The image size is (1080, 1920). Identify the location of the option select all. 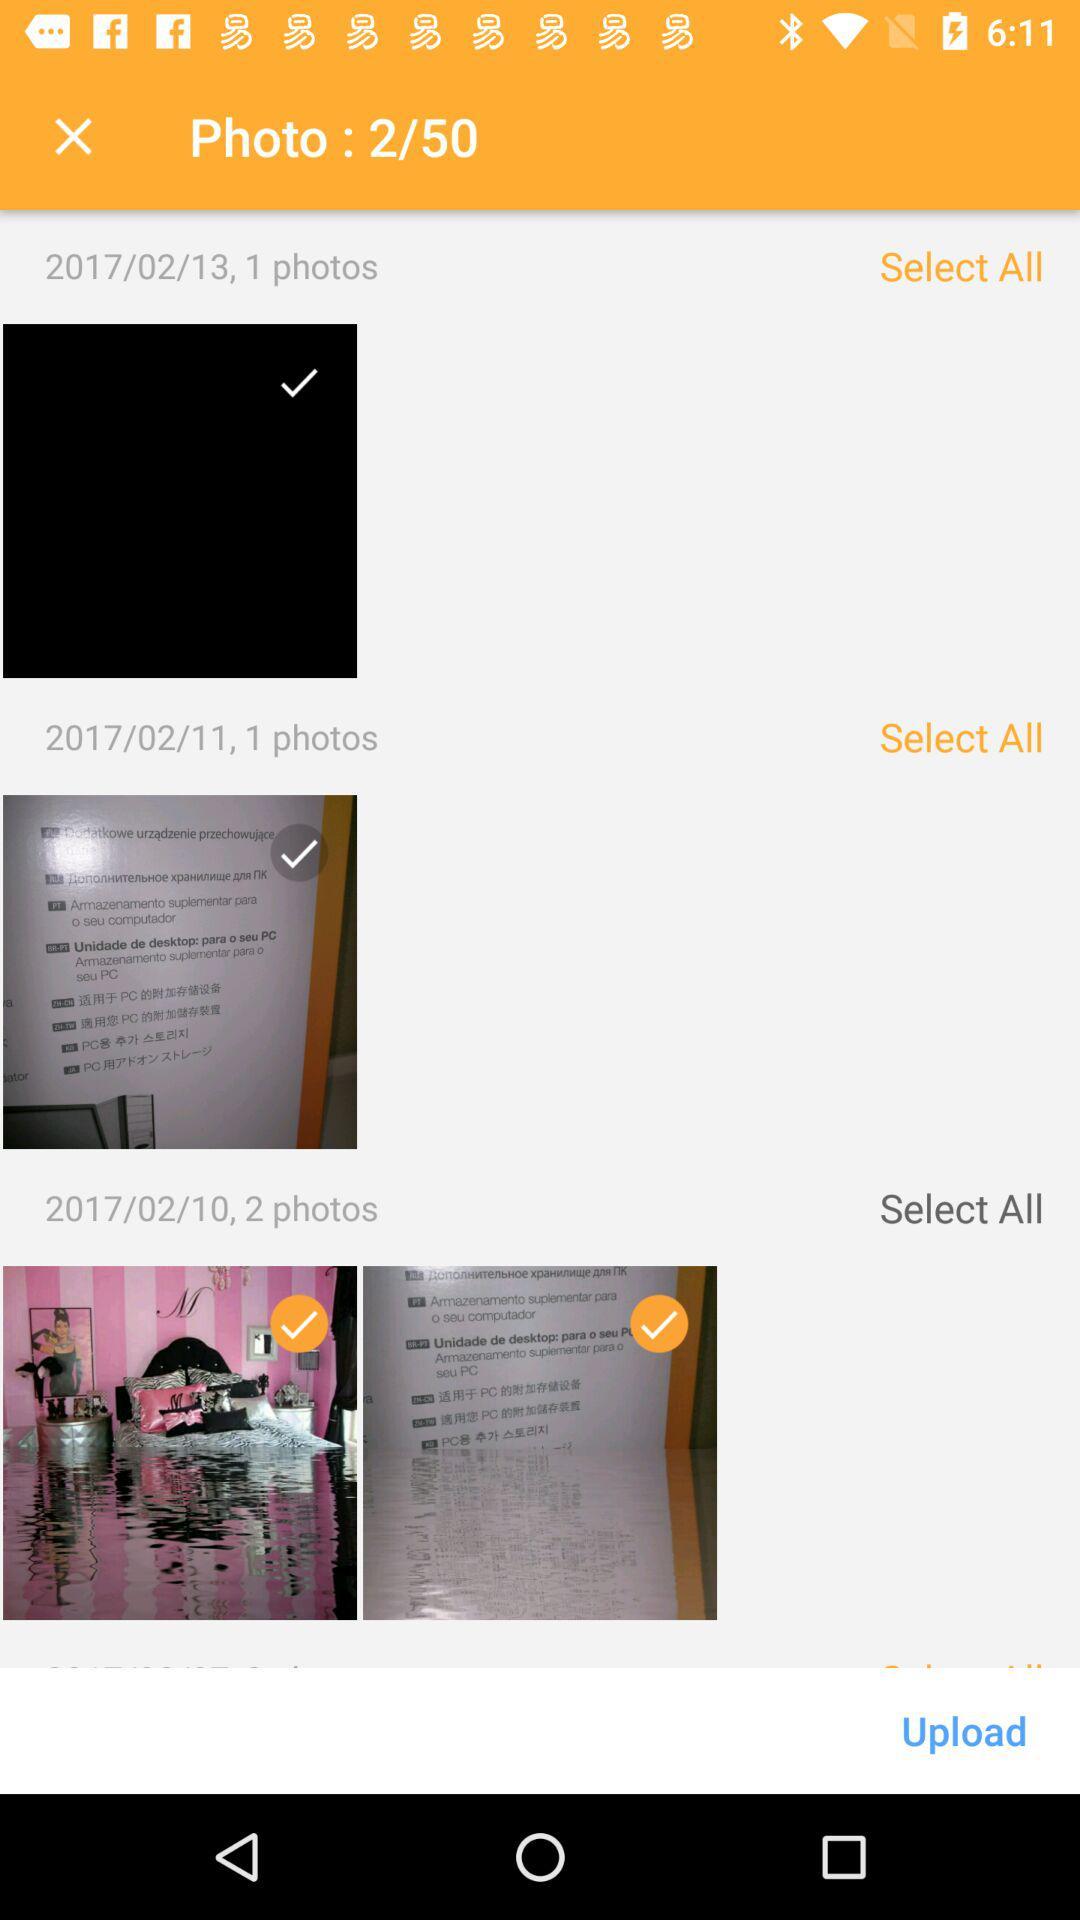
(960, 264).